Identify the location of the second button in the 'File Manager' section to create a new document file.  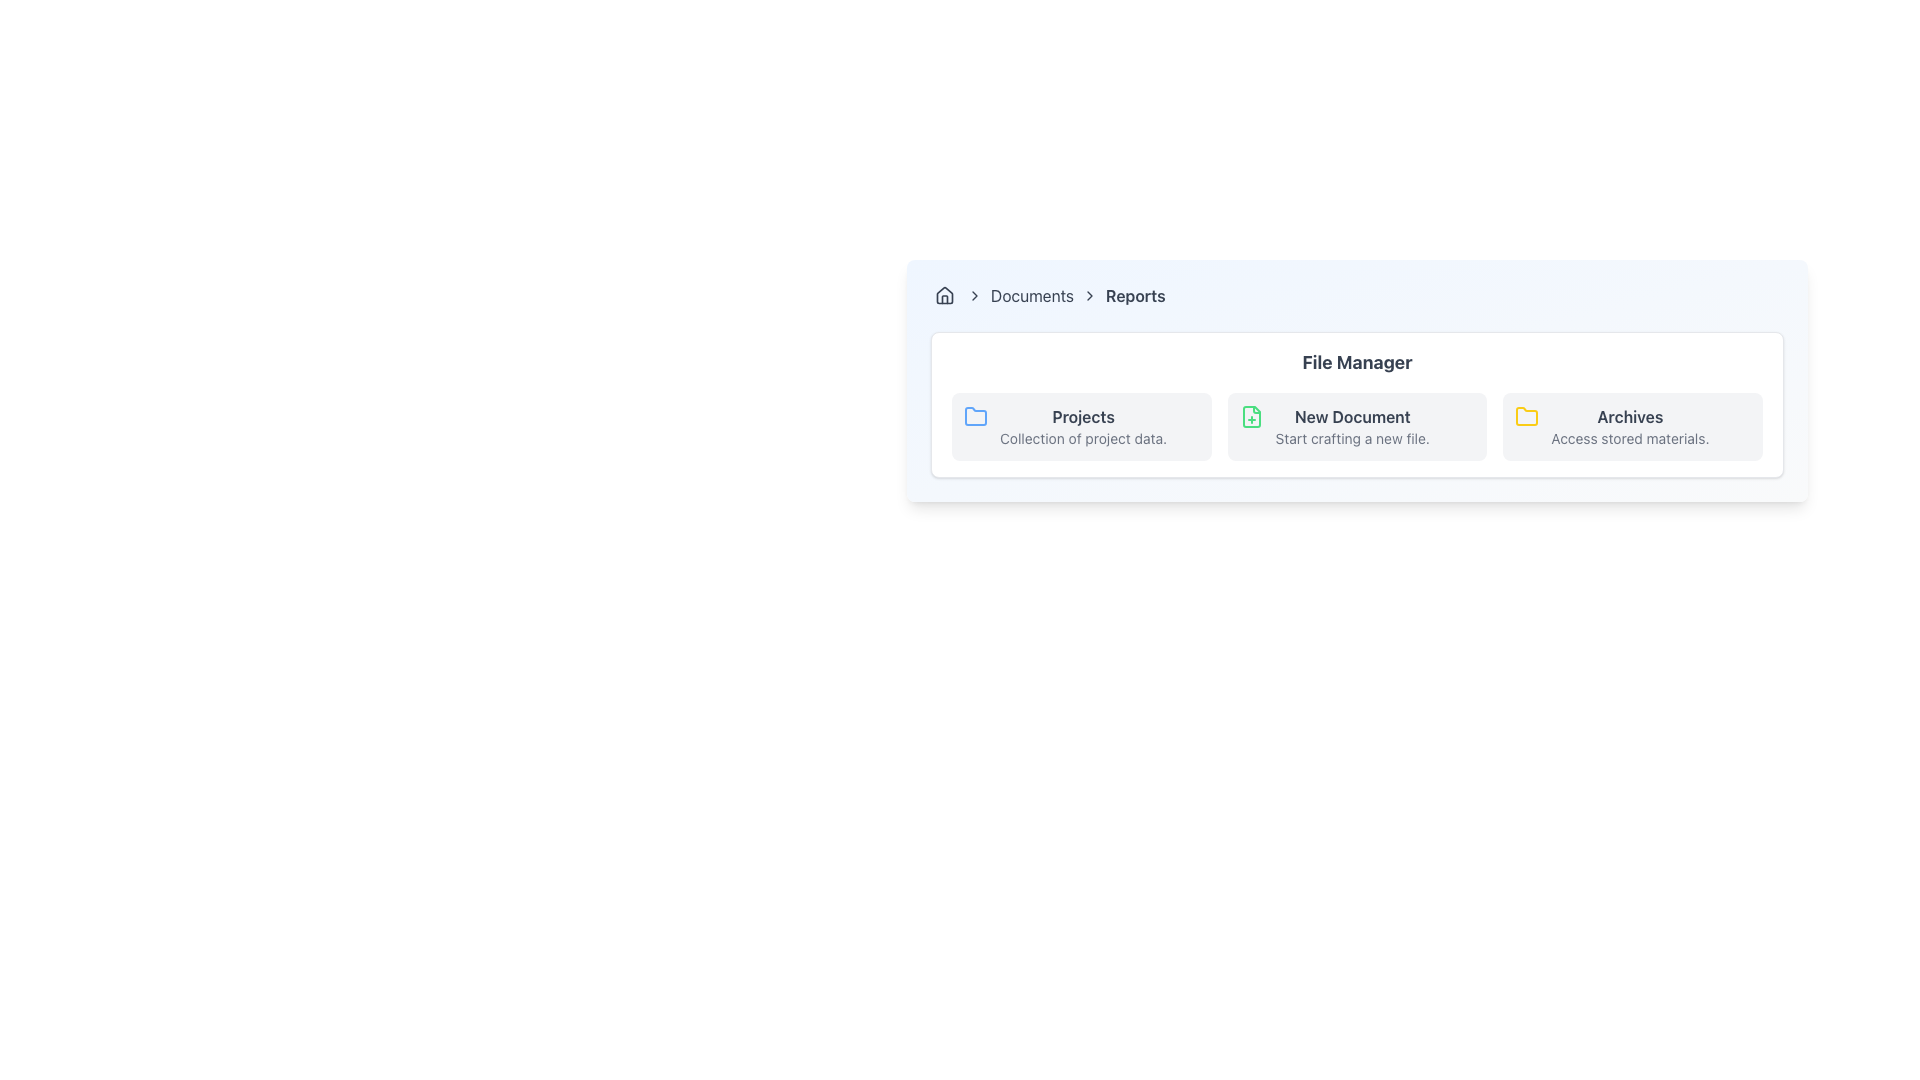
(1357, 426).